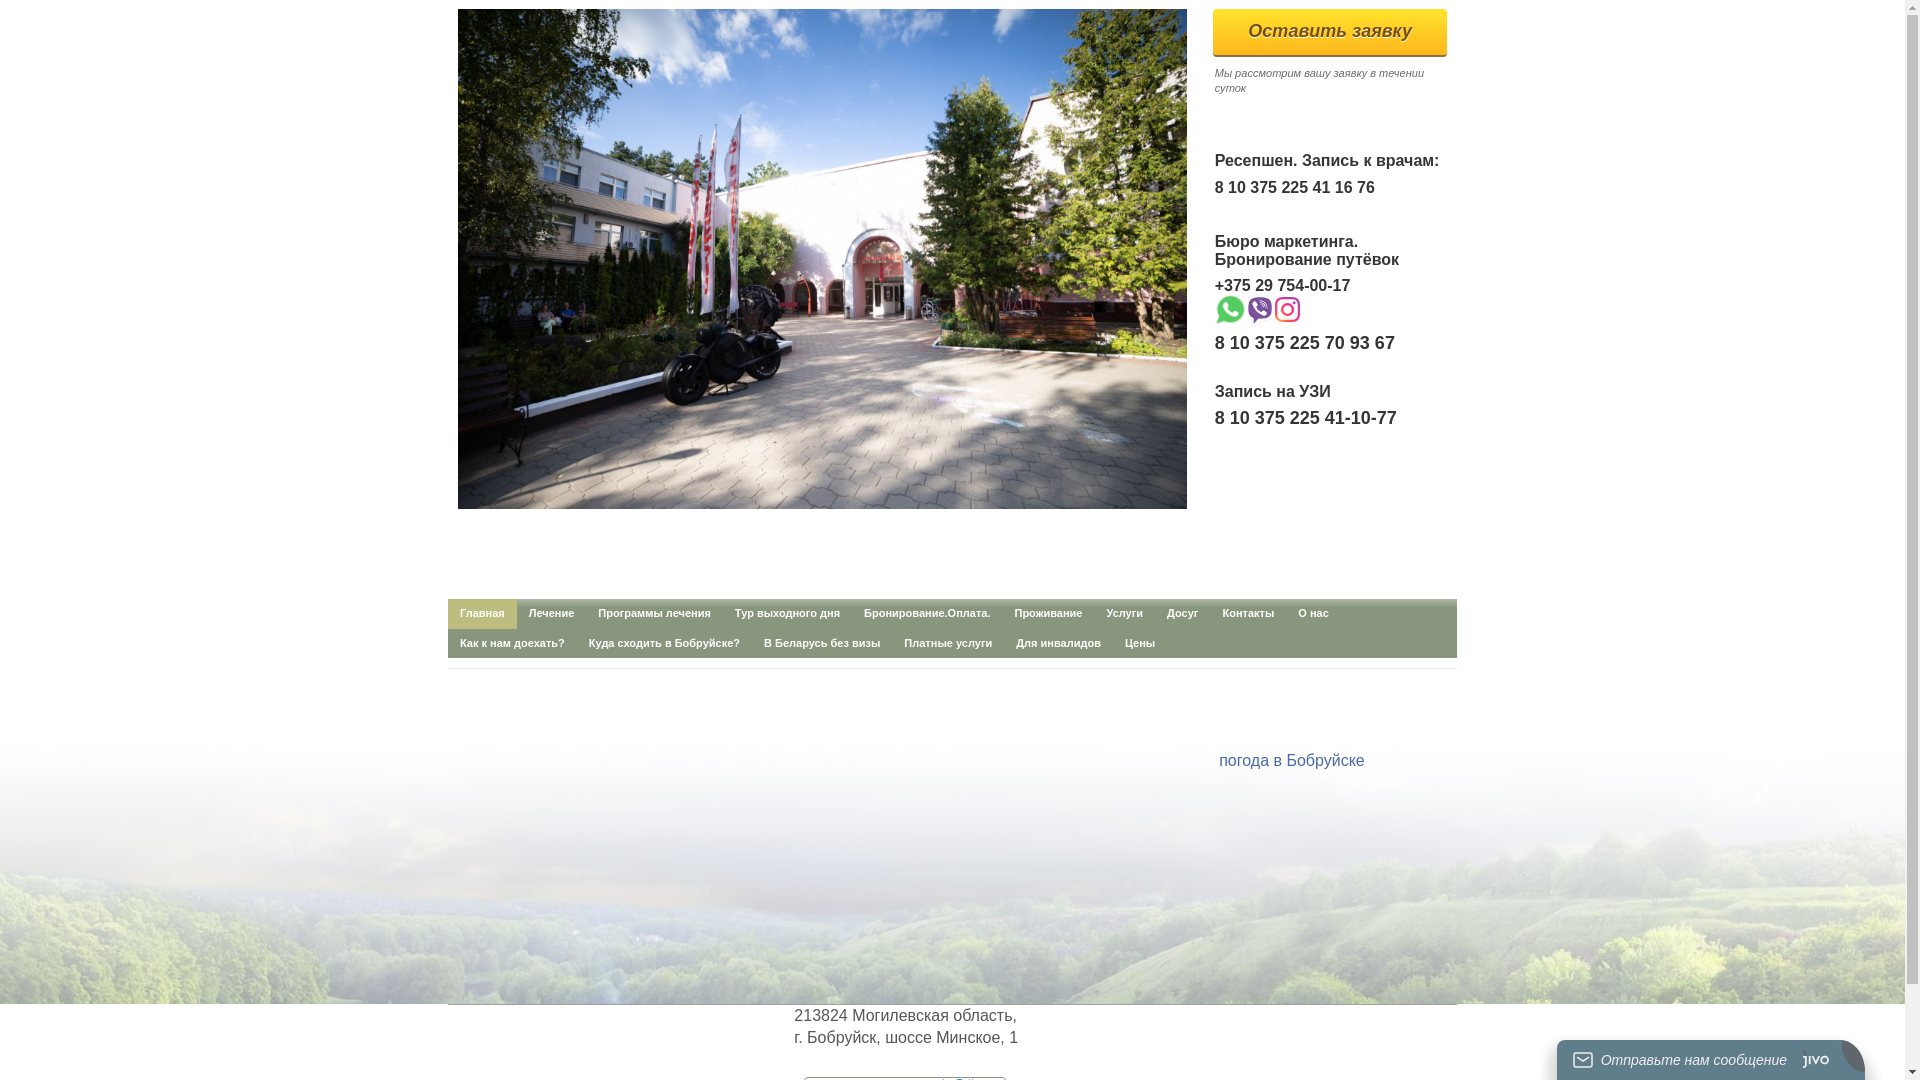  Describe the element at coordinates (1228, 309) in the screenshot. I see `'whatsapp'` at that location.